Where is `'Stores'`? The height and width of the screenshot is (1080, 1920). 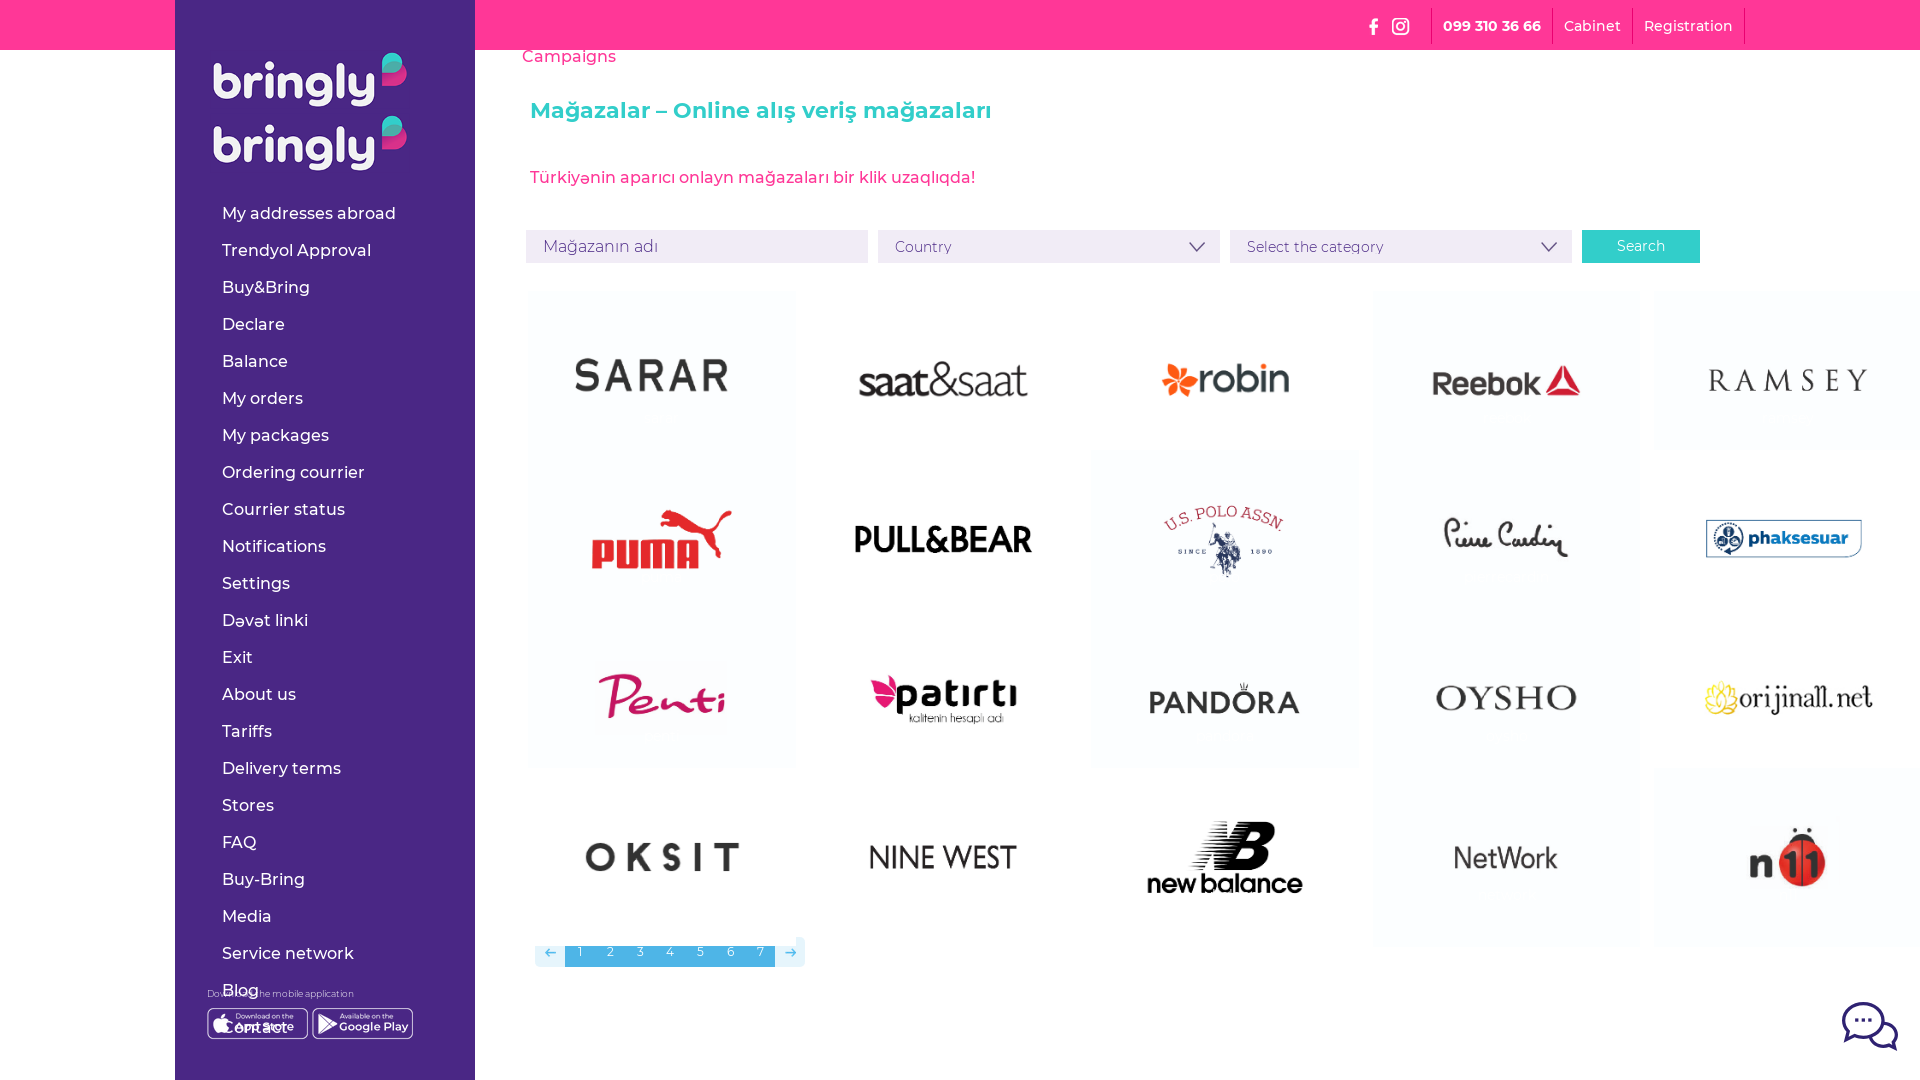 'Stores' is located at coordinates (247, 804).